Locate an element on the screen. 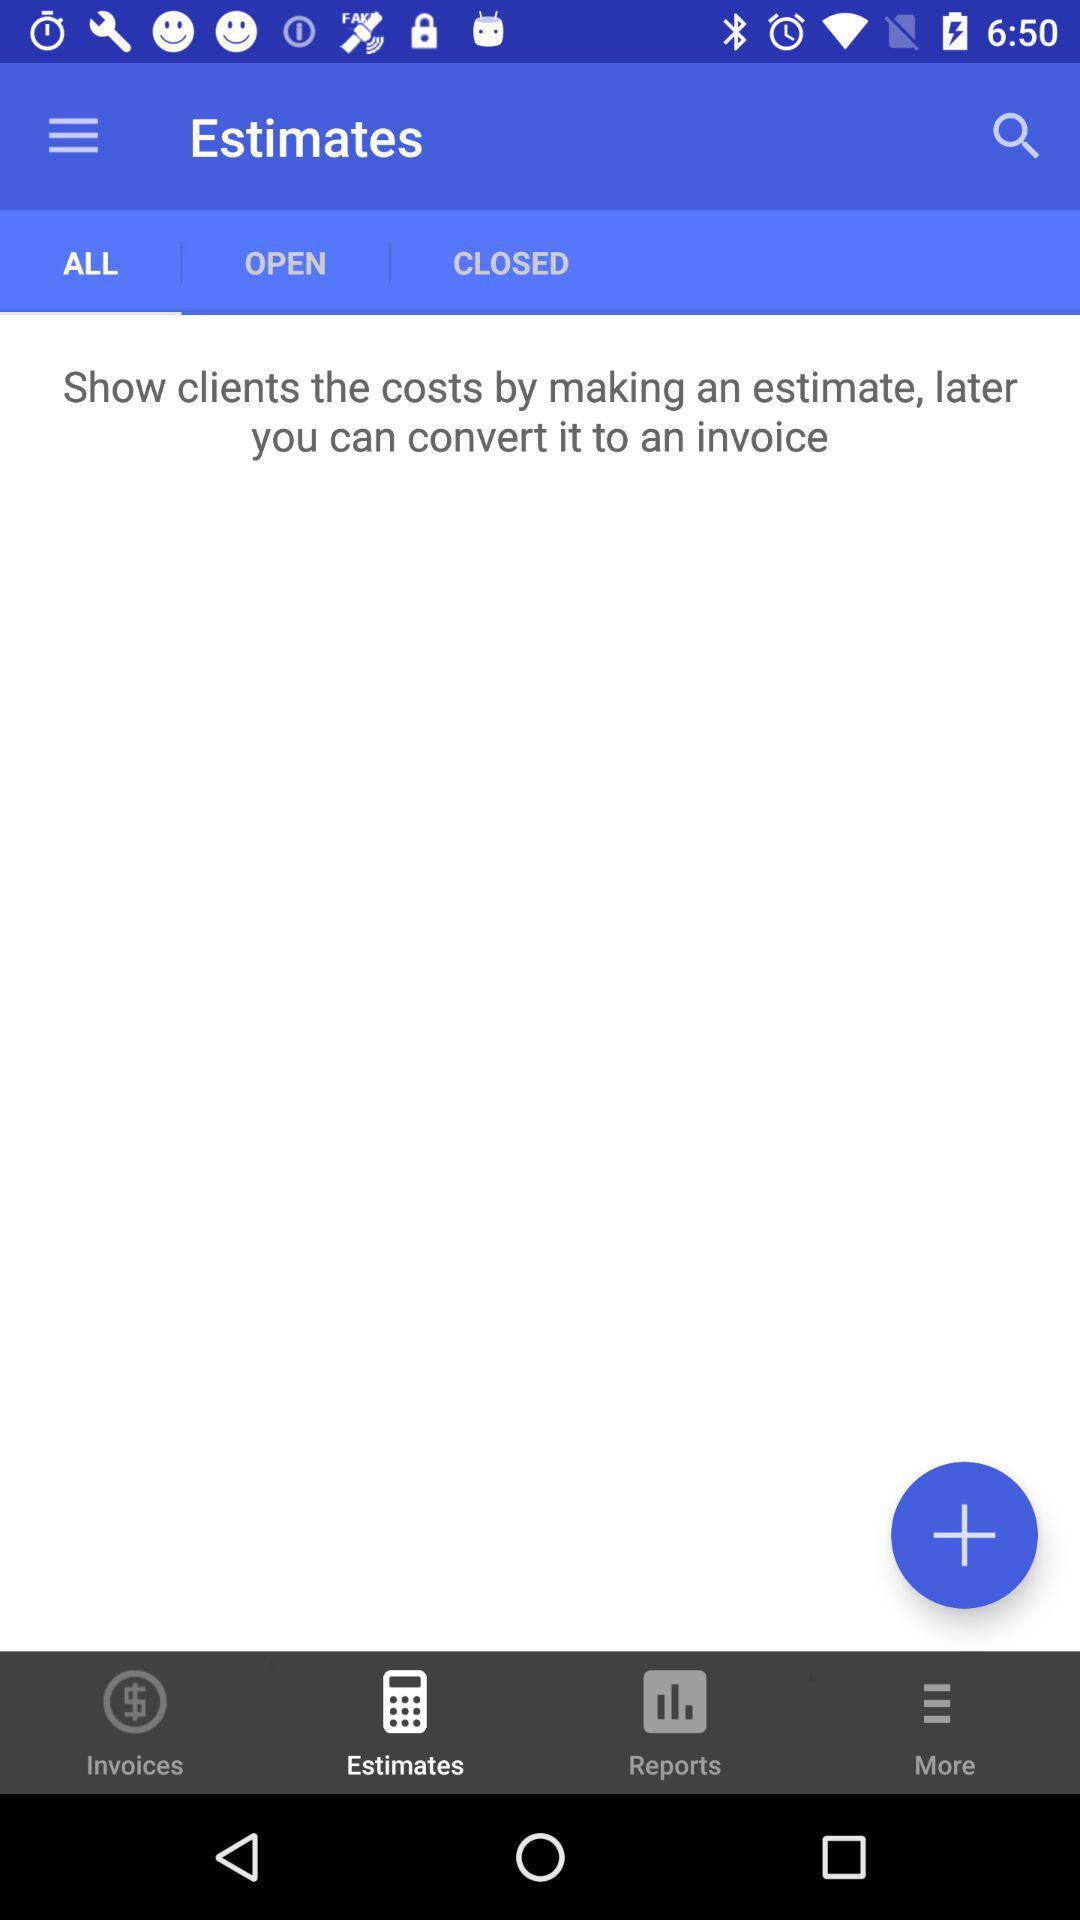  invoice is located at coordinates (963, 1534).